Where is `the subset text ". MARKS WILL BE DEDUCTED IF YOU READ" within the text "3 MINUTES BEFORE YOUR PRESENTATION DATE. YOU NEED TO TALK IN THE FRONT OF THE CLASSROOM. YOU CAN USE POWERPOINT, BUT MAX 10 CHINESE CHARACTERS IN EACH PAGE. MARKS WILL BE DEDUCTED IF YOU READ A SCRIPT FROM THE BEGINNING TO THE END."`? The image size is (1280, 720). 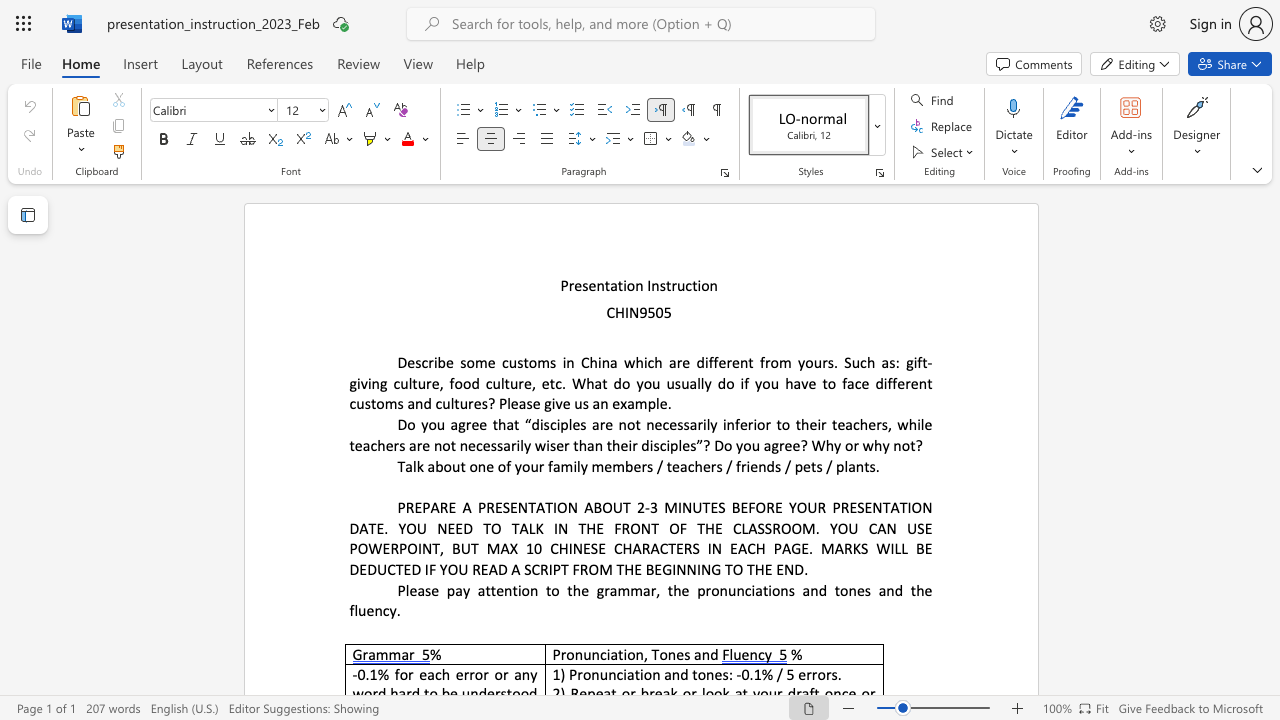
the subset text ". MARKS WILL BE DEDUCTED IF YOU READ" within the text "3 MINUTES BEFORE YOUR PRESENTATION DATE. YOU NEED TO TALK IN THE FRONT OF THE CLASSROOM. YOU CAN USE POWERPOINT, BUT MAX 10 CHINESE CHARACTERS IN EACH PAGE. MARKS WILL BE DEDUCTED IF YOU READ A SCRIPT FROM THE BEGINNING TO THE END." is located at coordinates (809, 548).